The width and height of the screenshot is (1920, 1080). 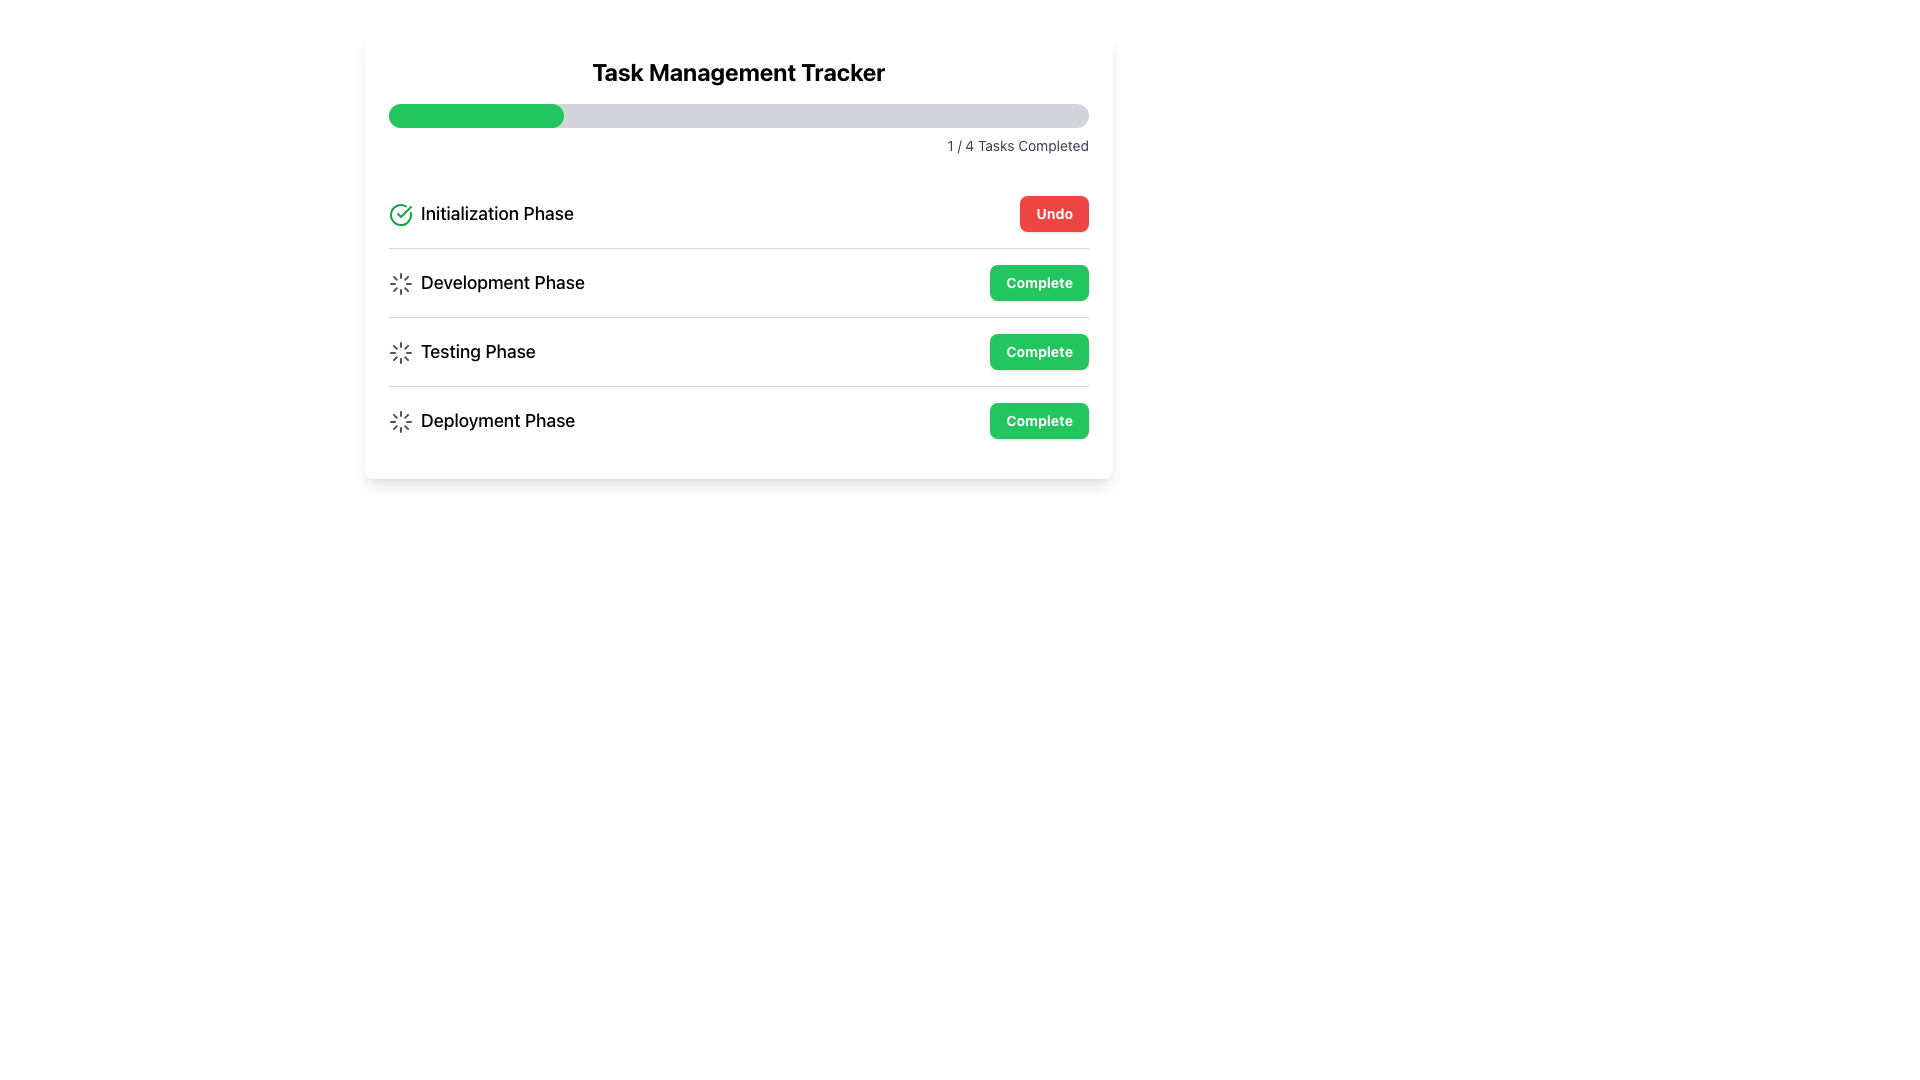 What do you see at coordinates (1053, 213) in the screenshot?
I see `the red 'Undo' button with bold white text, located on the right side of the 'Initialization Phase' row in the task tracker interface, to change its background color` at bounding box center [1053, 213].